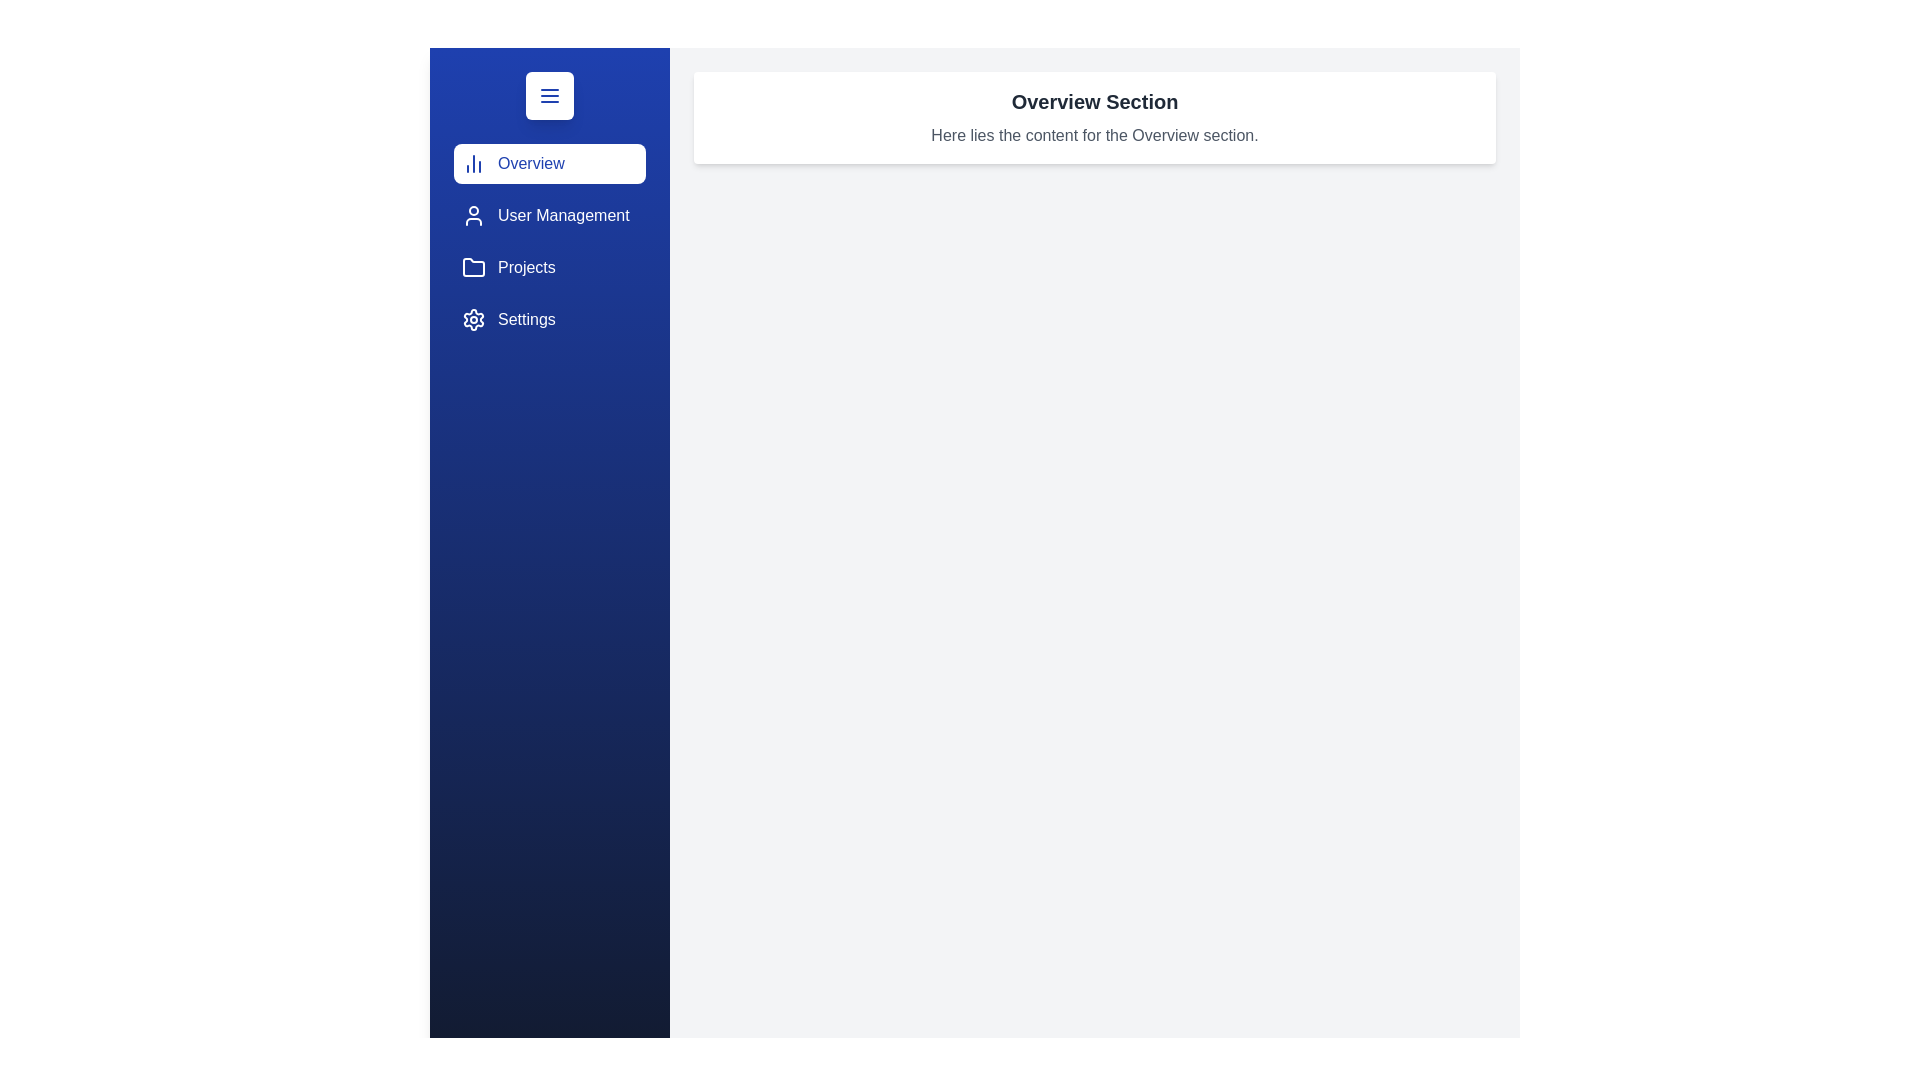  I want to click on the sidebar section User Management by clicking on its corresponding area, so click(550, 216).